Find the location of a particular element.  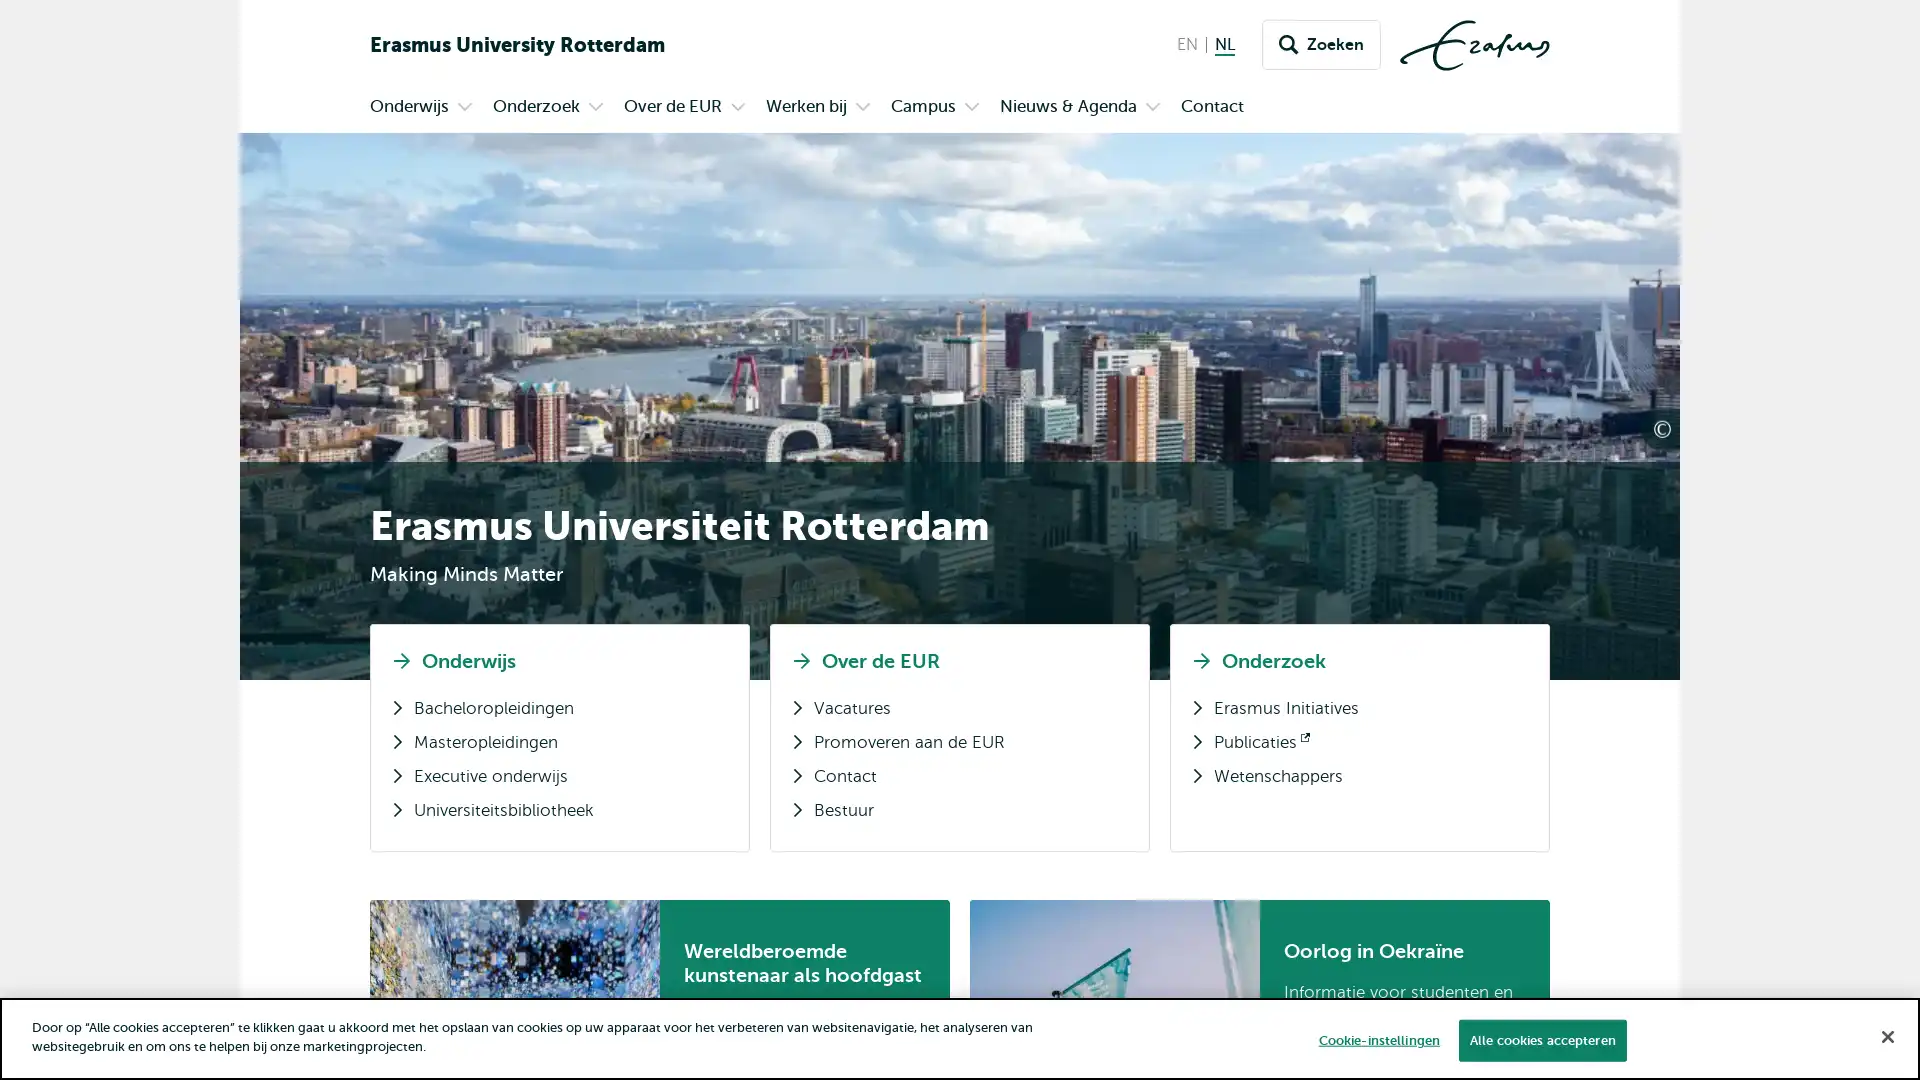

Cookie-instellingen is located at coordinates (1377, 1039).